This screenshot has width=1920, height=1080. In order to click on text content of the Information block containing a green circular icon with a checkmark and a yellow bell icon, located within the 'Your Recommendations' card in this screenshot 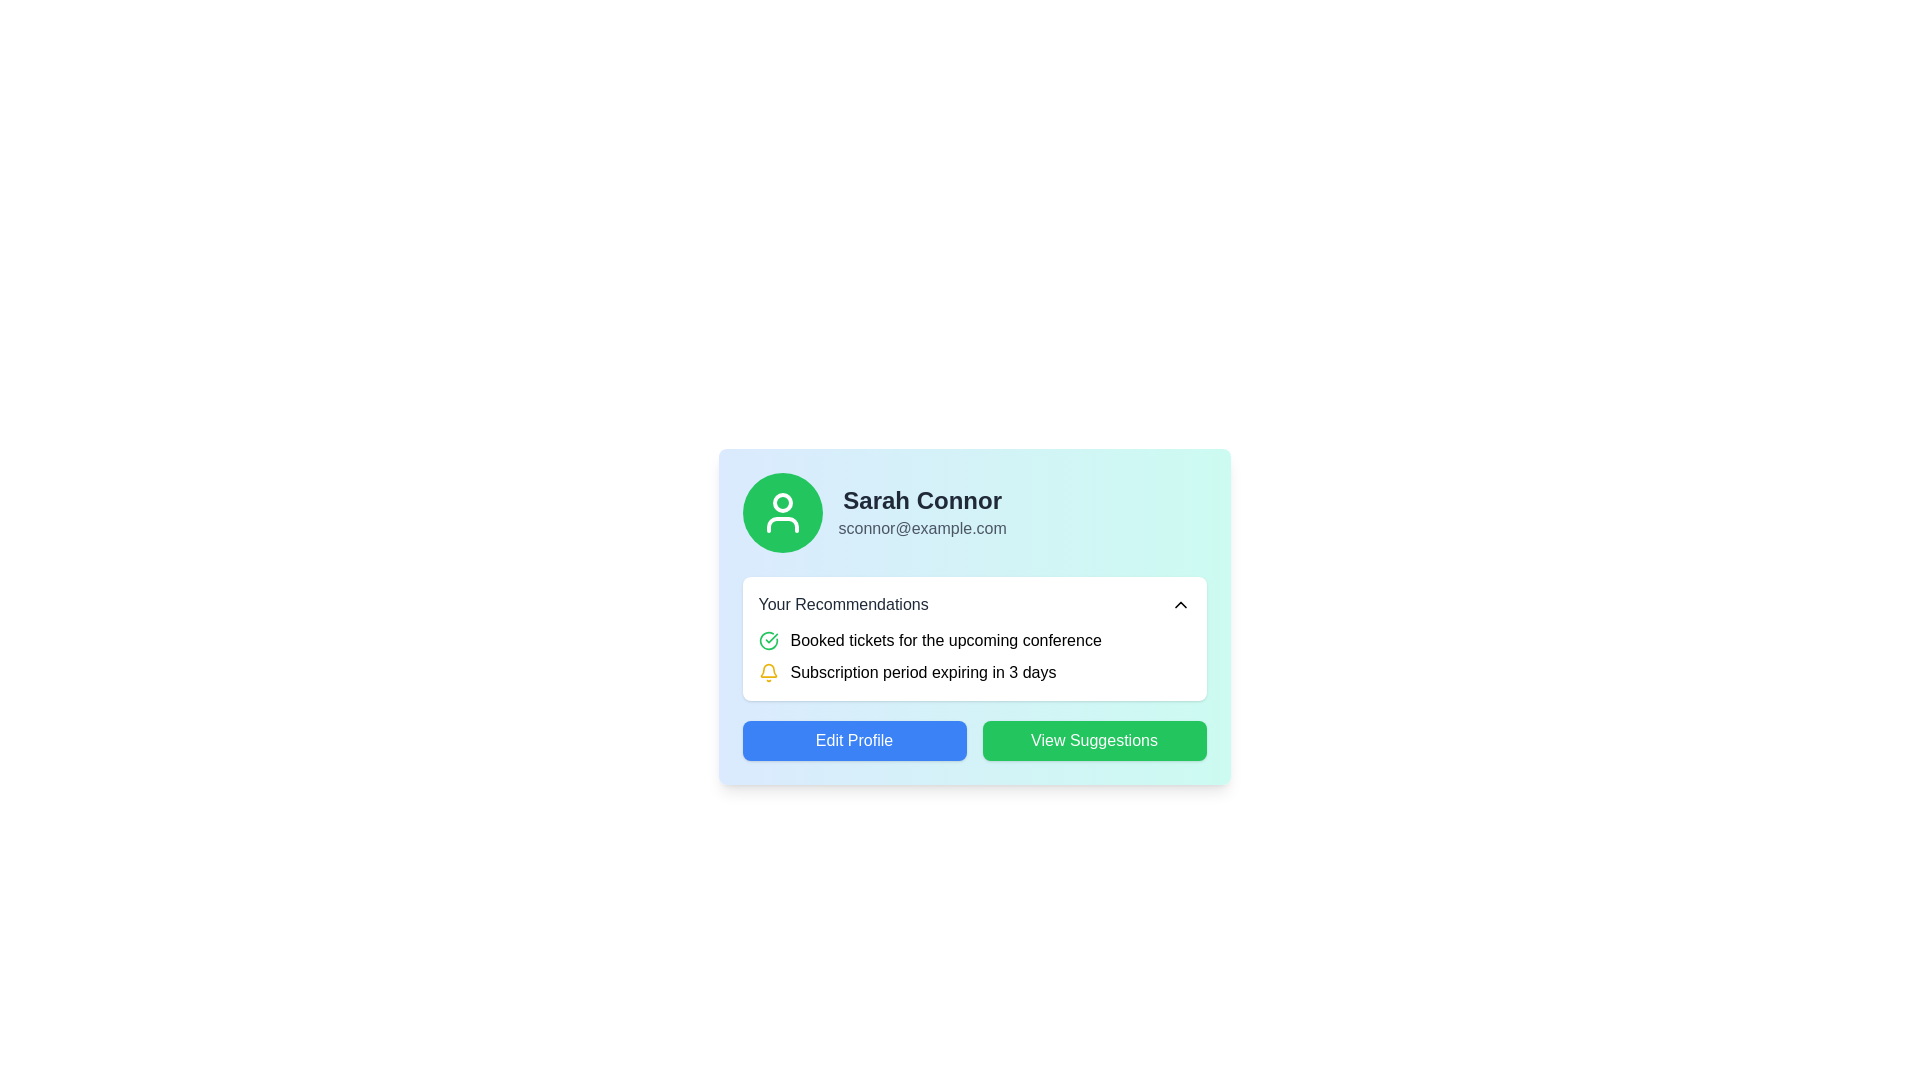, I will do `click(974, 656)`.